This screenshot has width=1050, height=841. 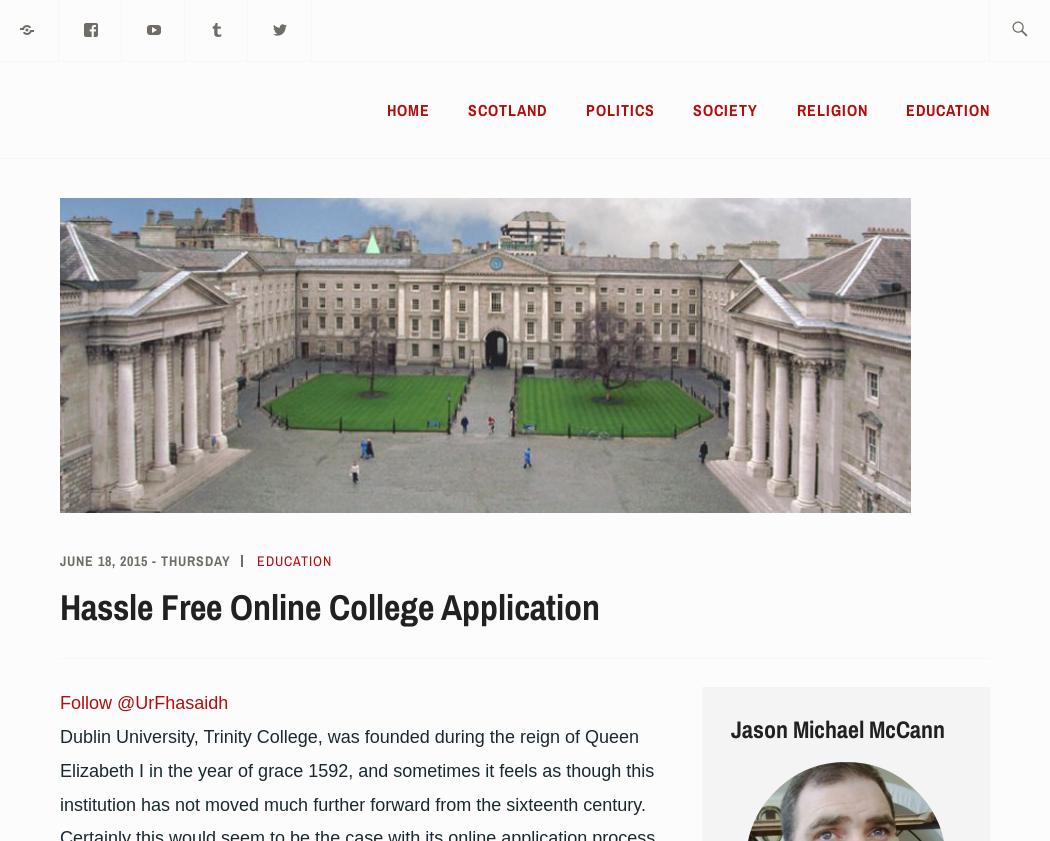 I want to click on 'Scotland', so click(x=467, y=109).